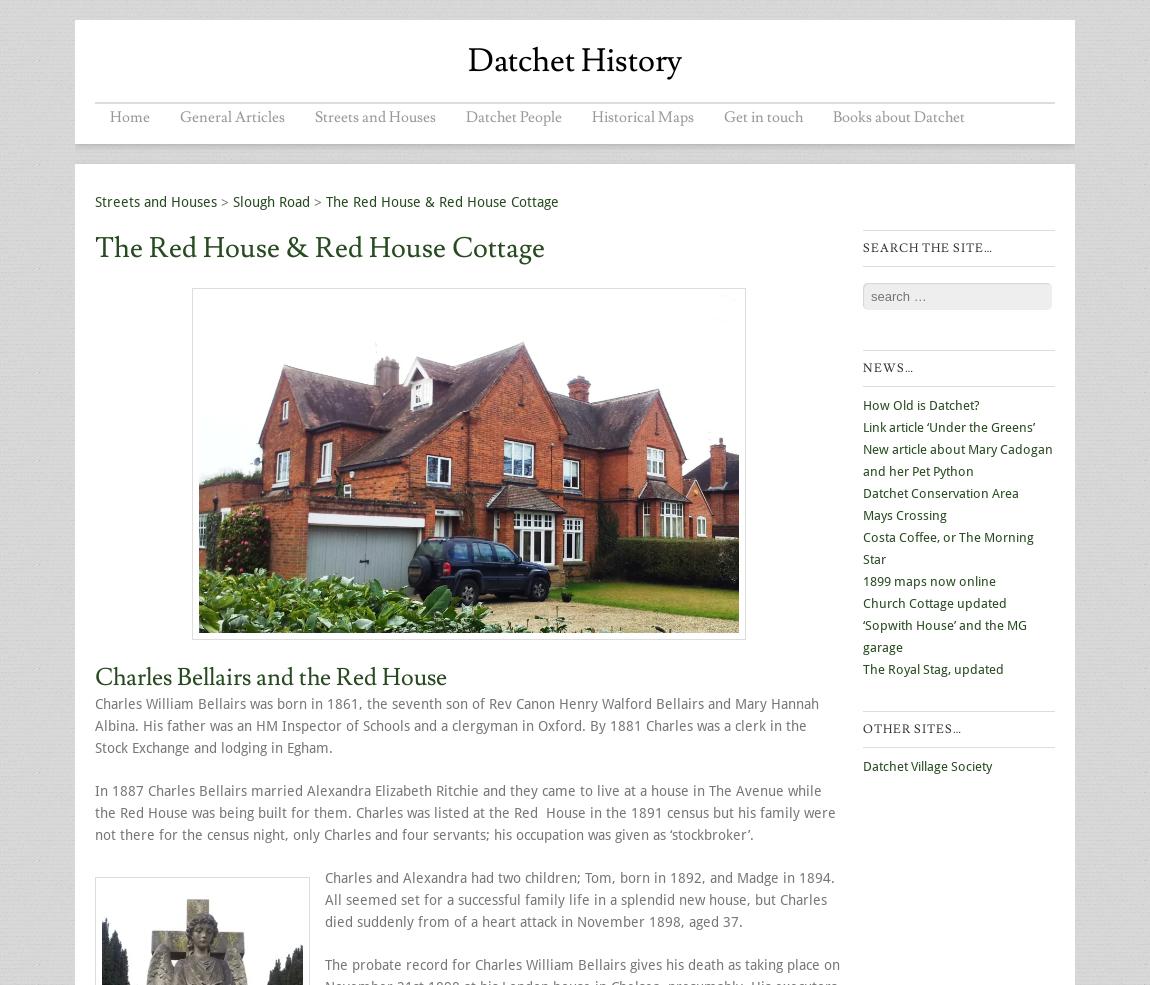  I want to click on 'Datchet Conservation Area', so click(941, 492).